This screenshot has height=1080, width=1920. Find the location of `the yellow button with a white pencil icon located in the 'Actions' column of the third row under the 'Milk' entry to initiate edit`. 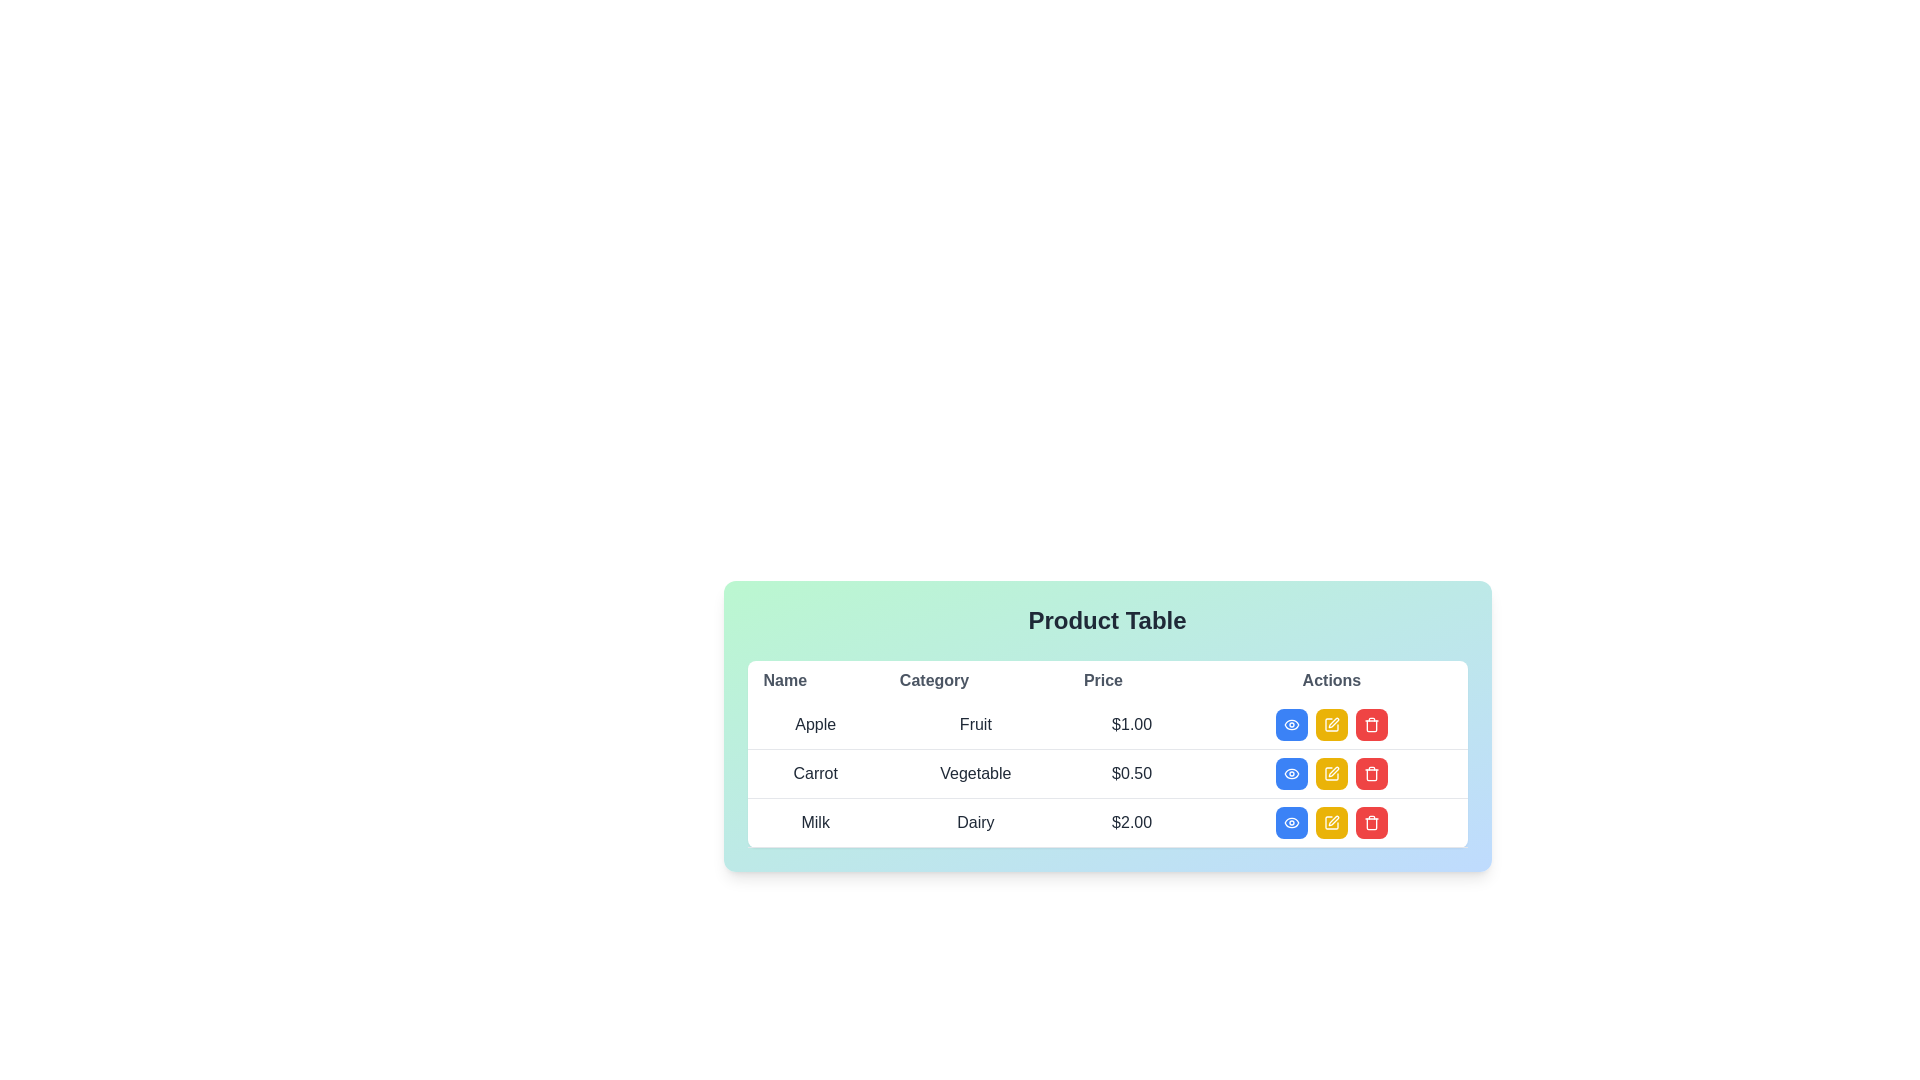

the yellow button with a white pencil icon located in the 'Actions' column of the third row under the 'Milk' entry to initiate edit is located at coordinates (1331, 822).